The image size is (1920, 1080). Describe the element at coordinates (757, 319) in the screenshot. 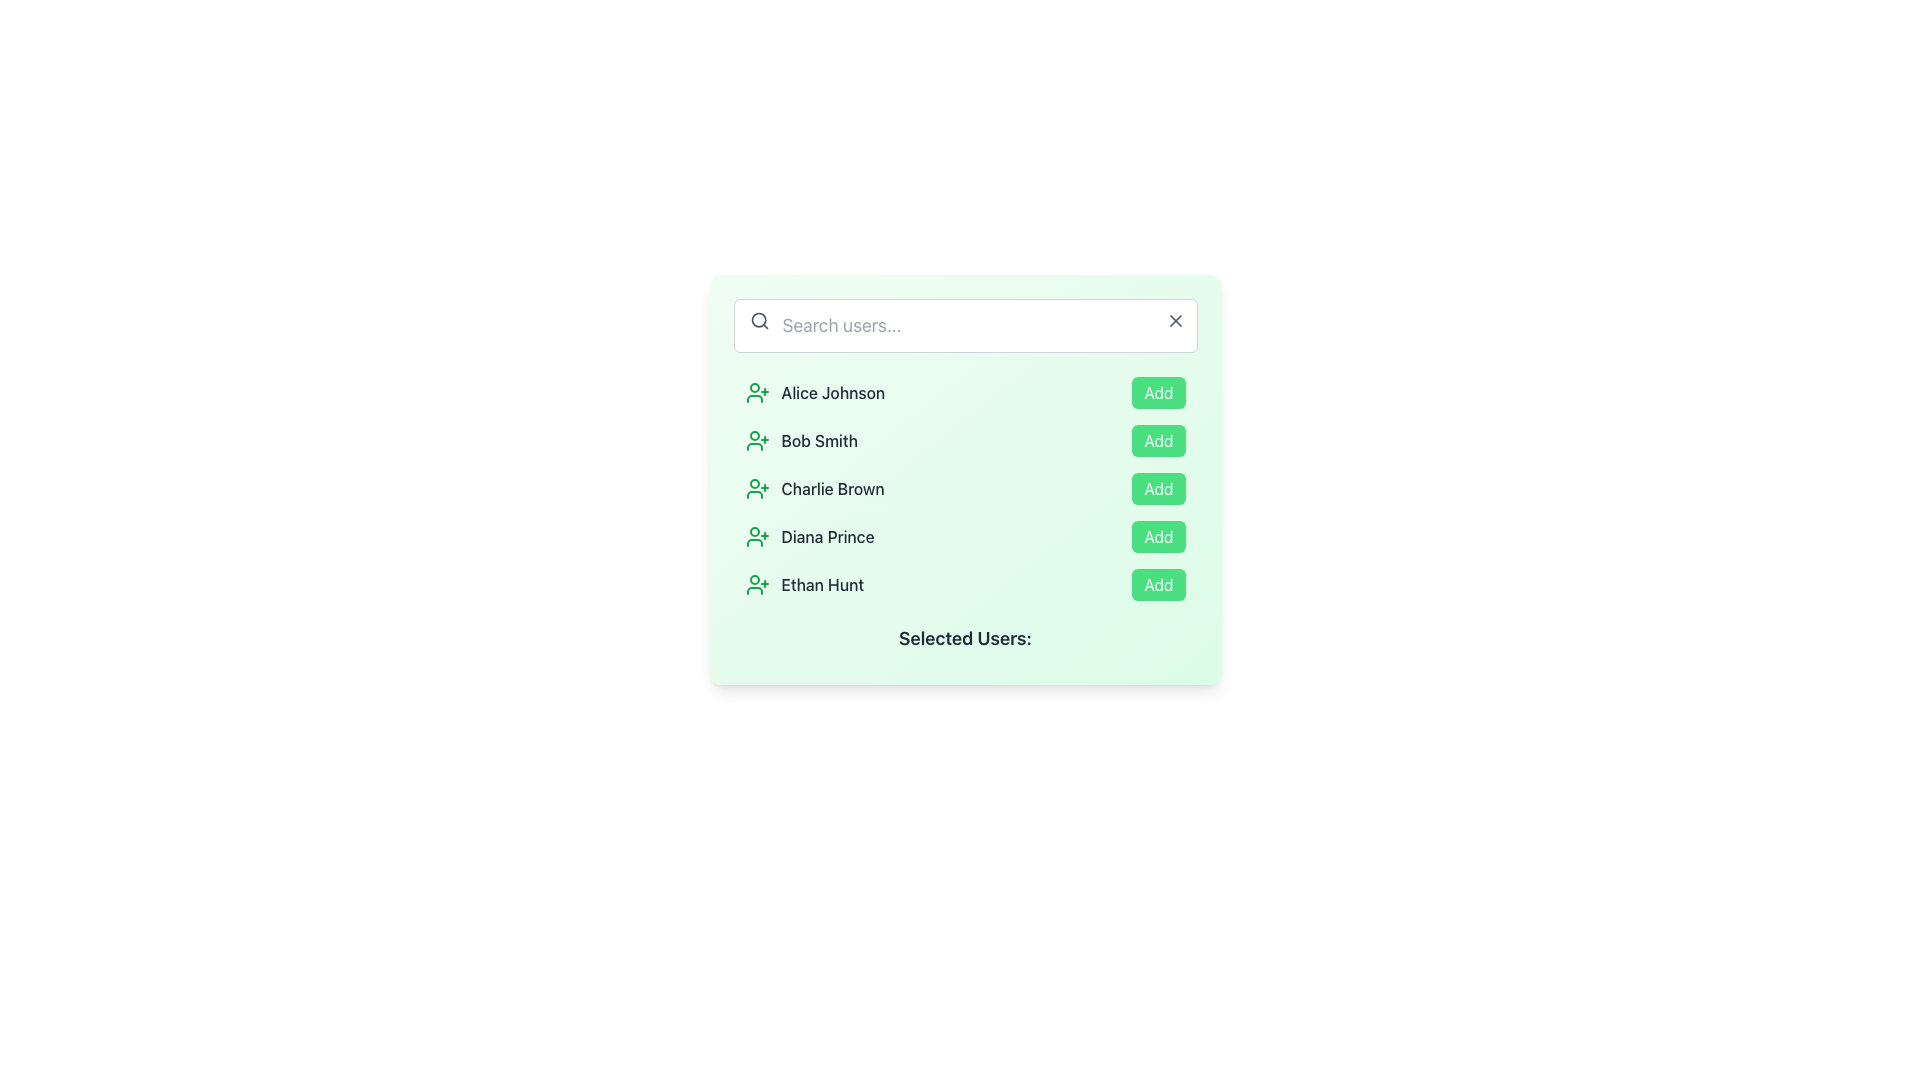

I see `the circular component of the SVG search icon located on the left side of the 'Search users...' input field` at that location.